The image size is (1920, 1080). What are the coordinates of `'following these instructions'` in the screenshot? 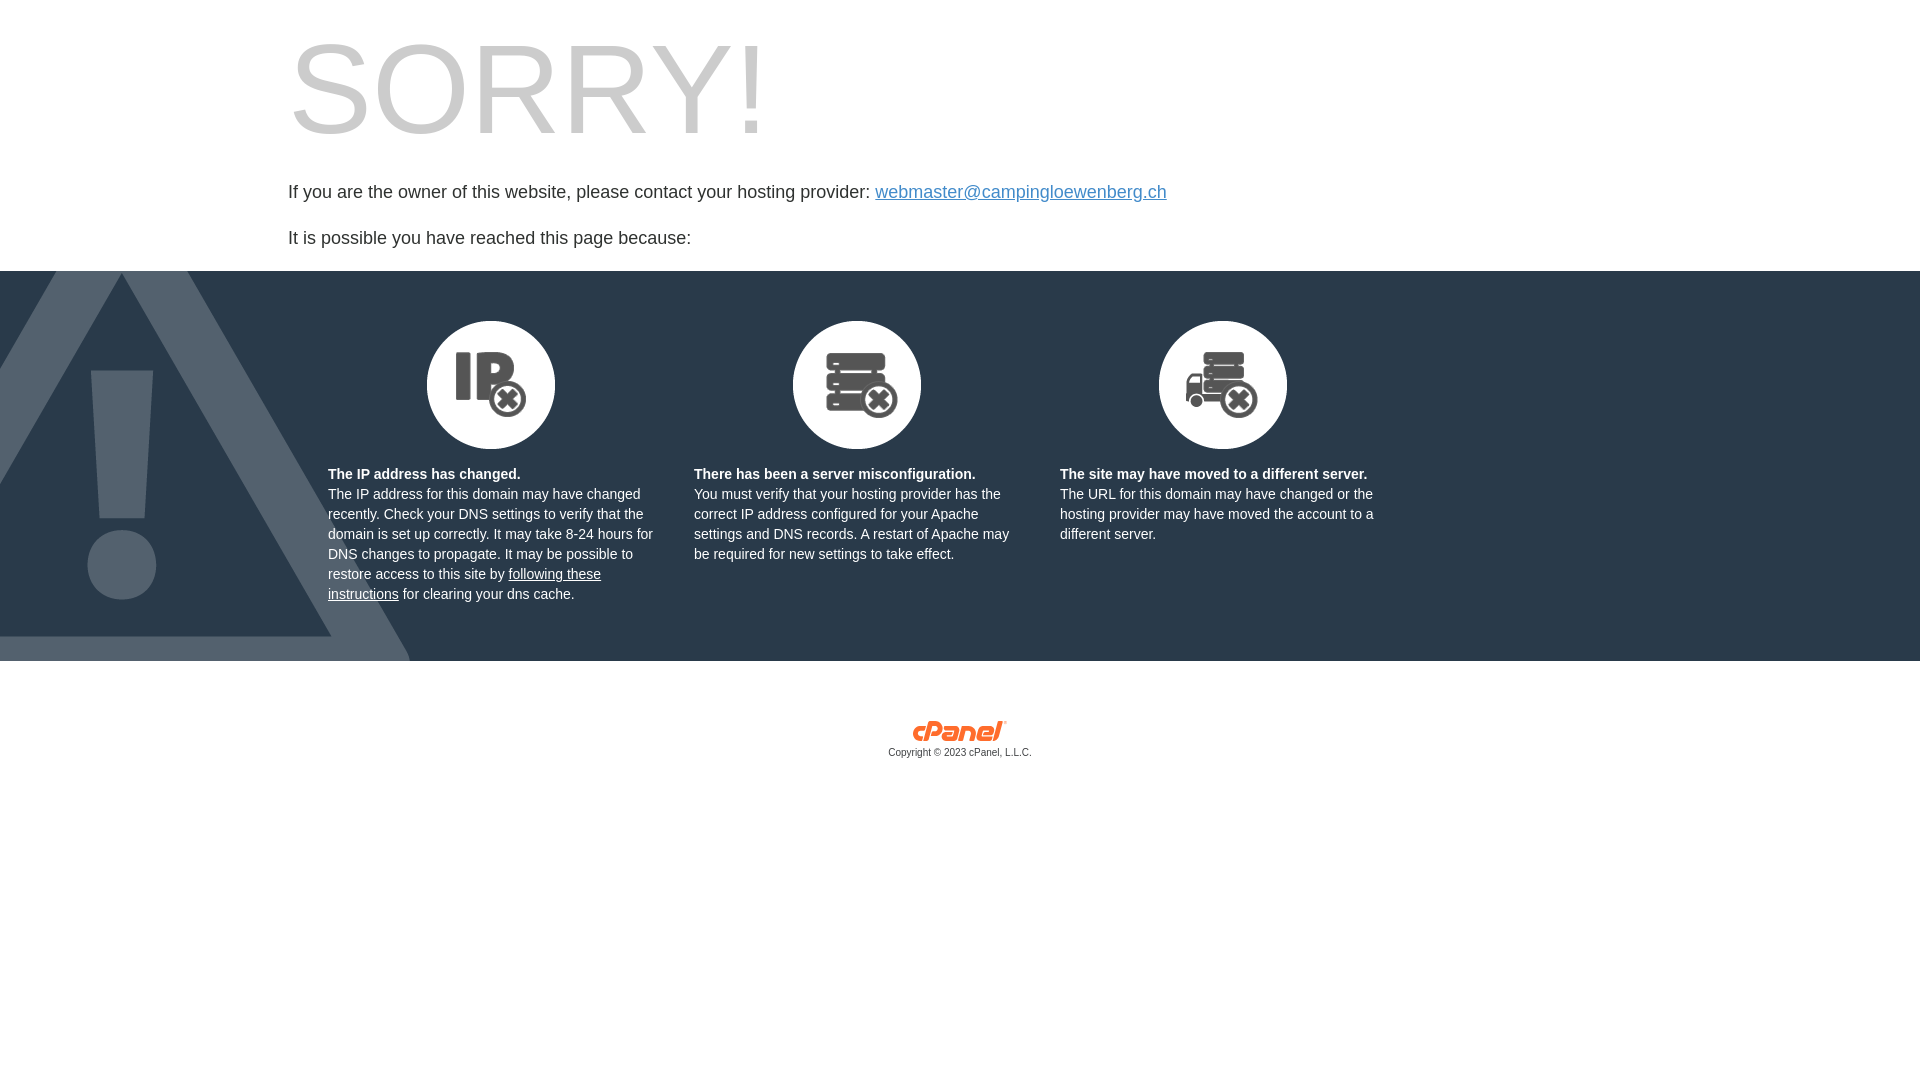 It's located at (463, 583).